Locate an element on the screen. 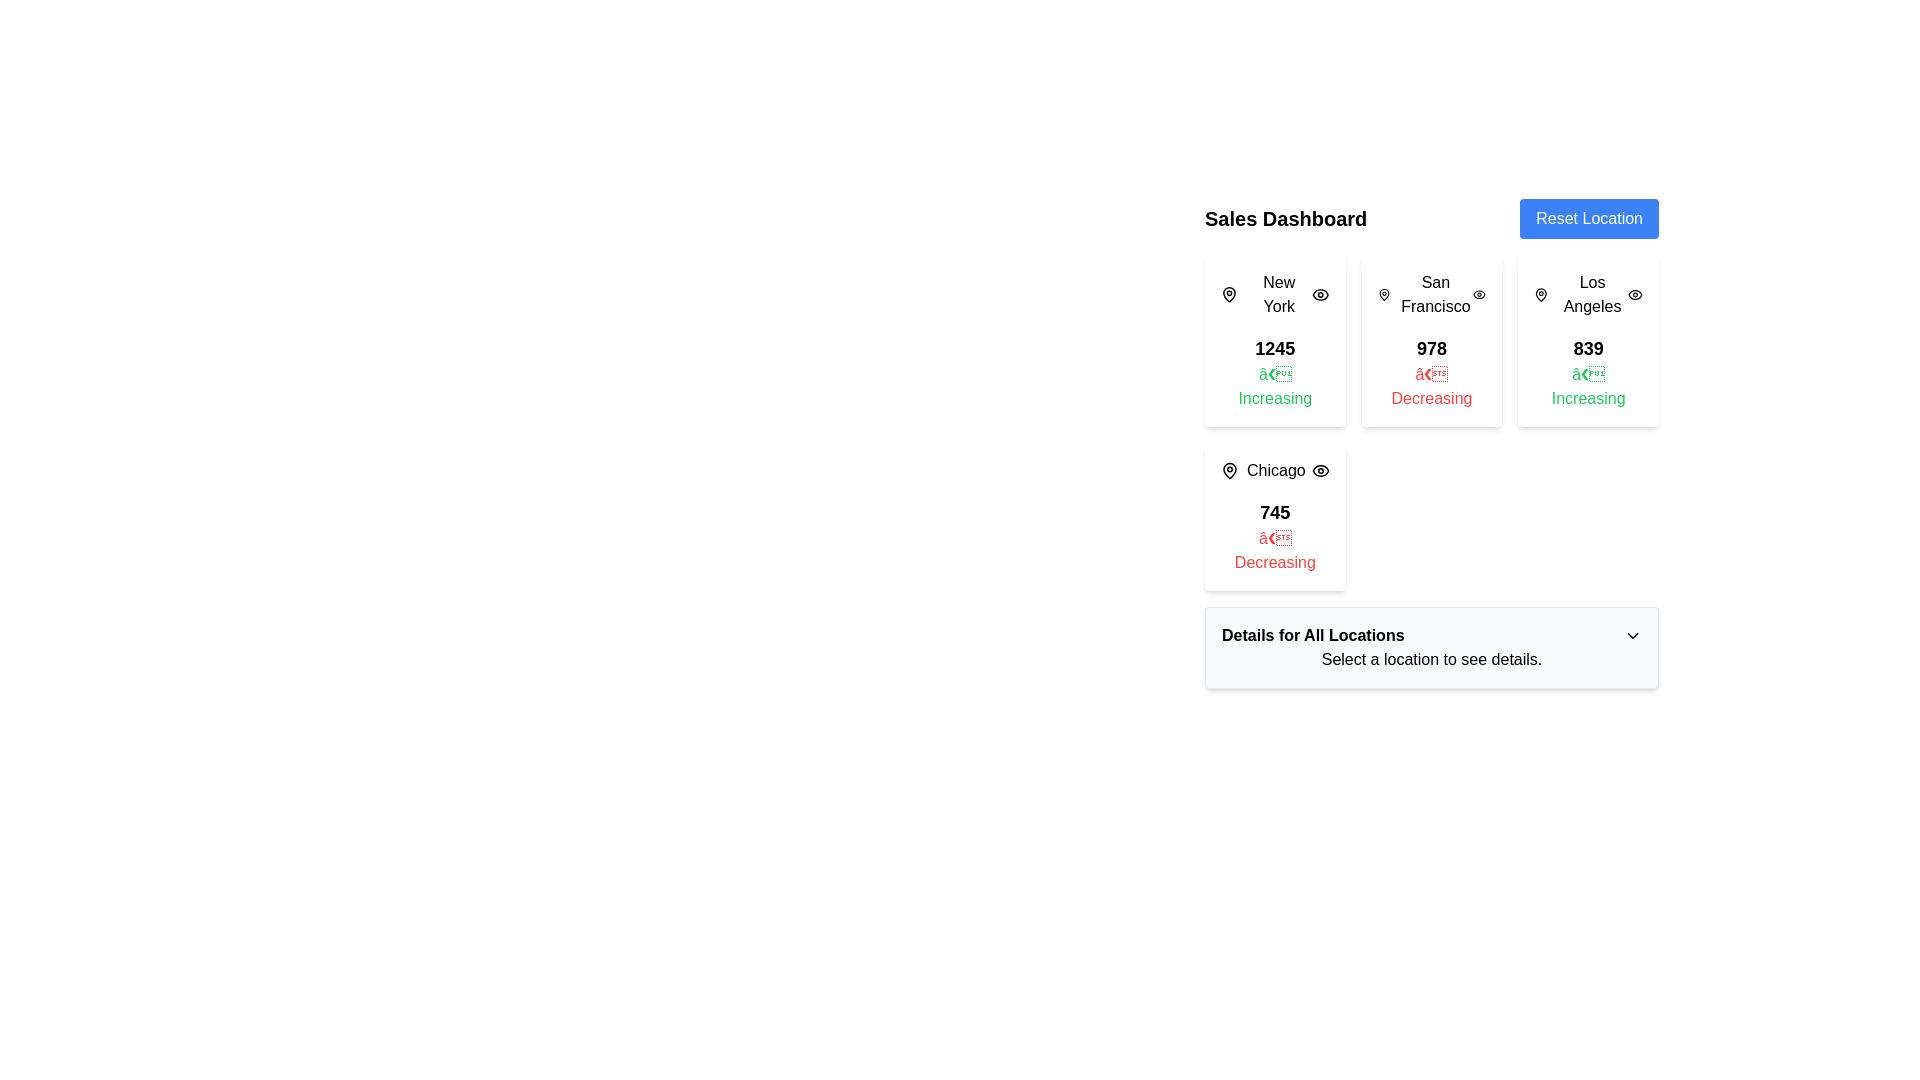  the visibility icon located to the right of the 'New York' card in the top-left area of the dashboard is located at coordinates (1320, 294).